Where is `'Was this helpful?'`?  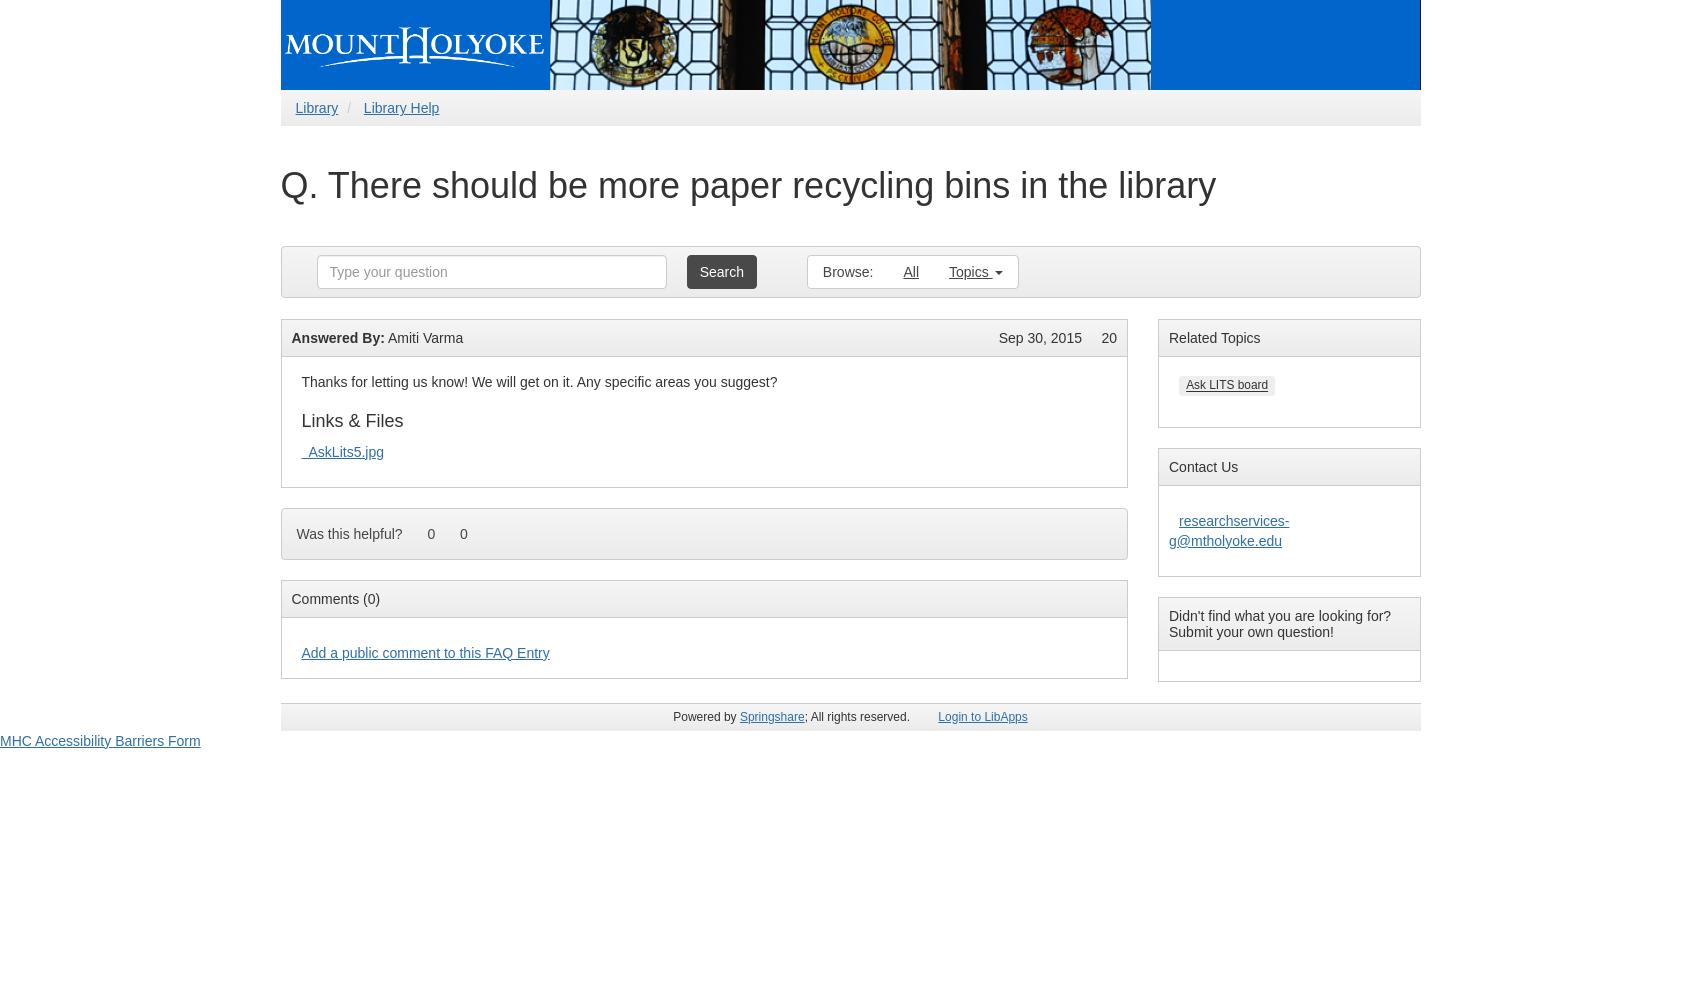 'Was this helpful?' is located at coordinates (349, 533).